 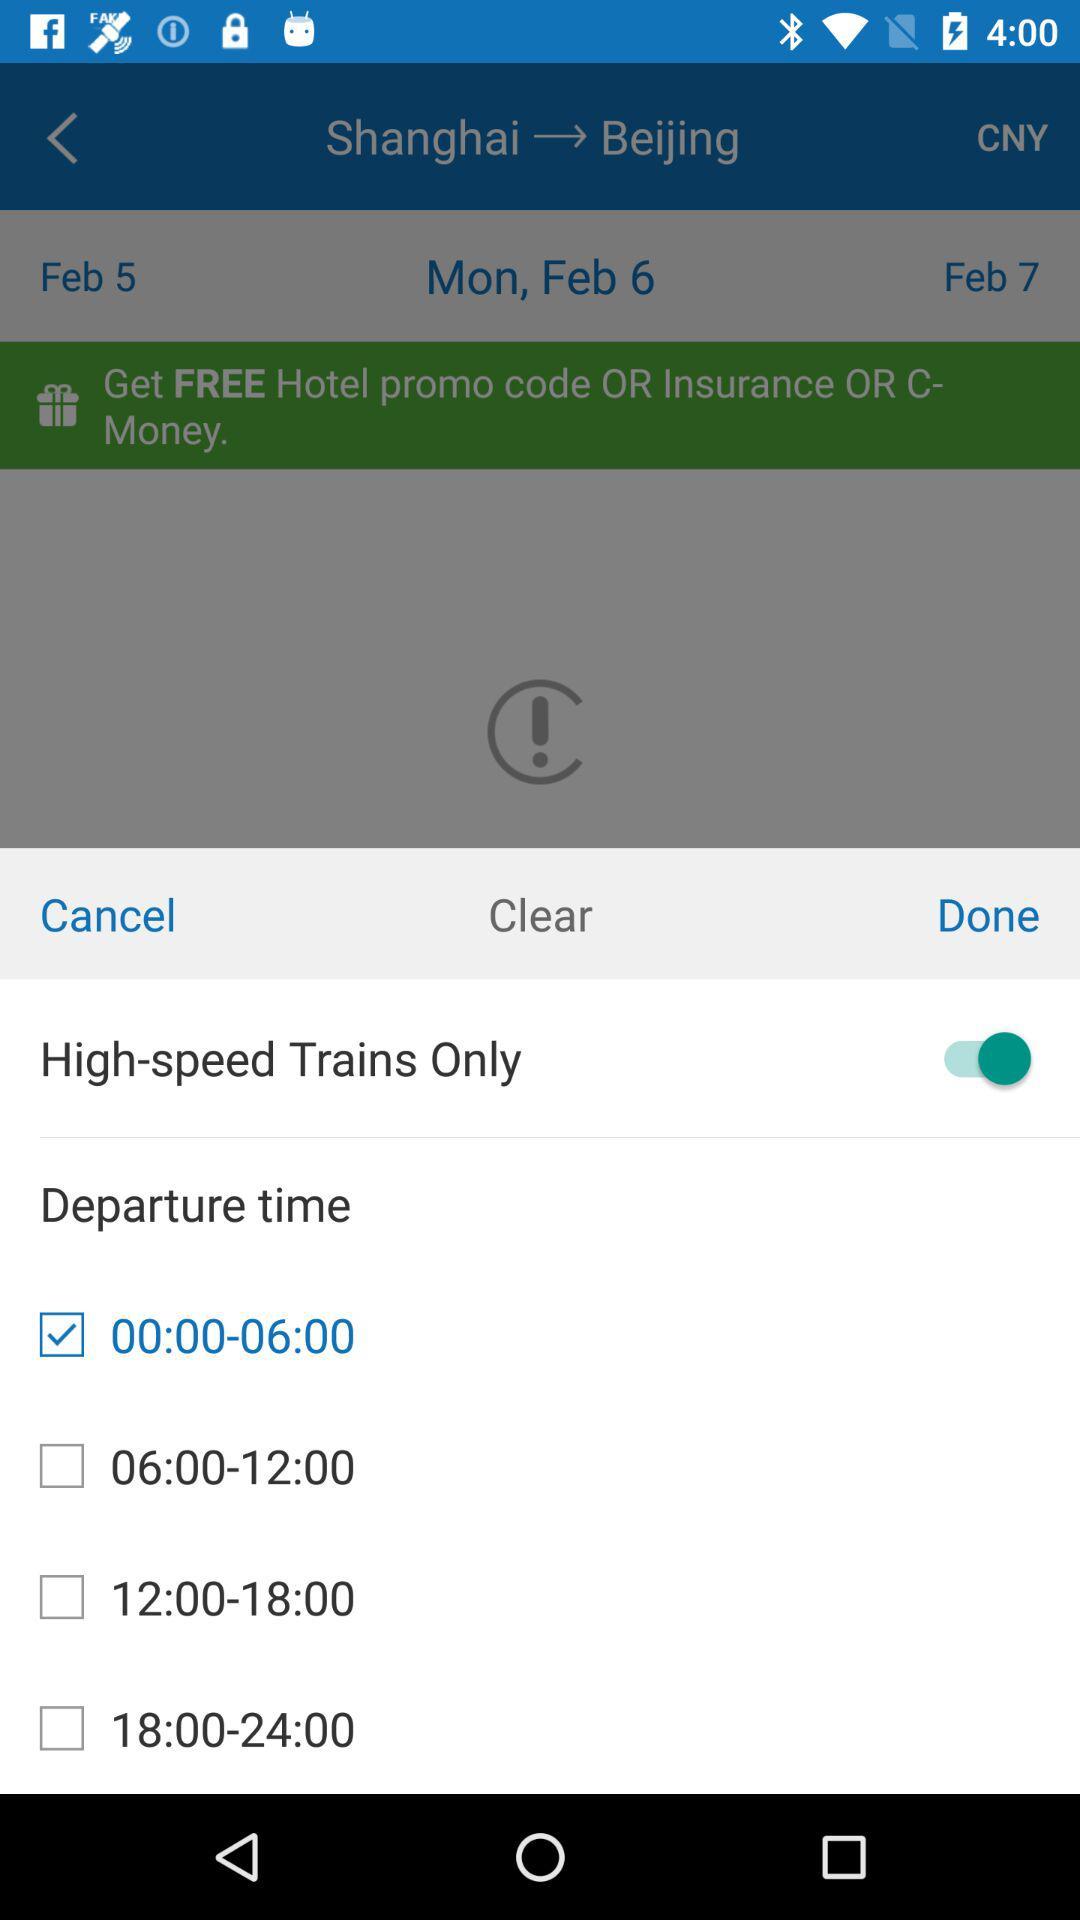 What do you see at coordinates (540, 912) in the screenshot?
I see `the icon to the left of done` at bounding box center [540, 912].